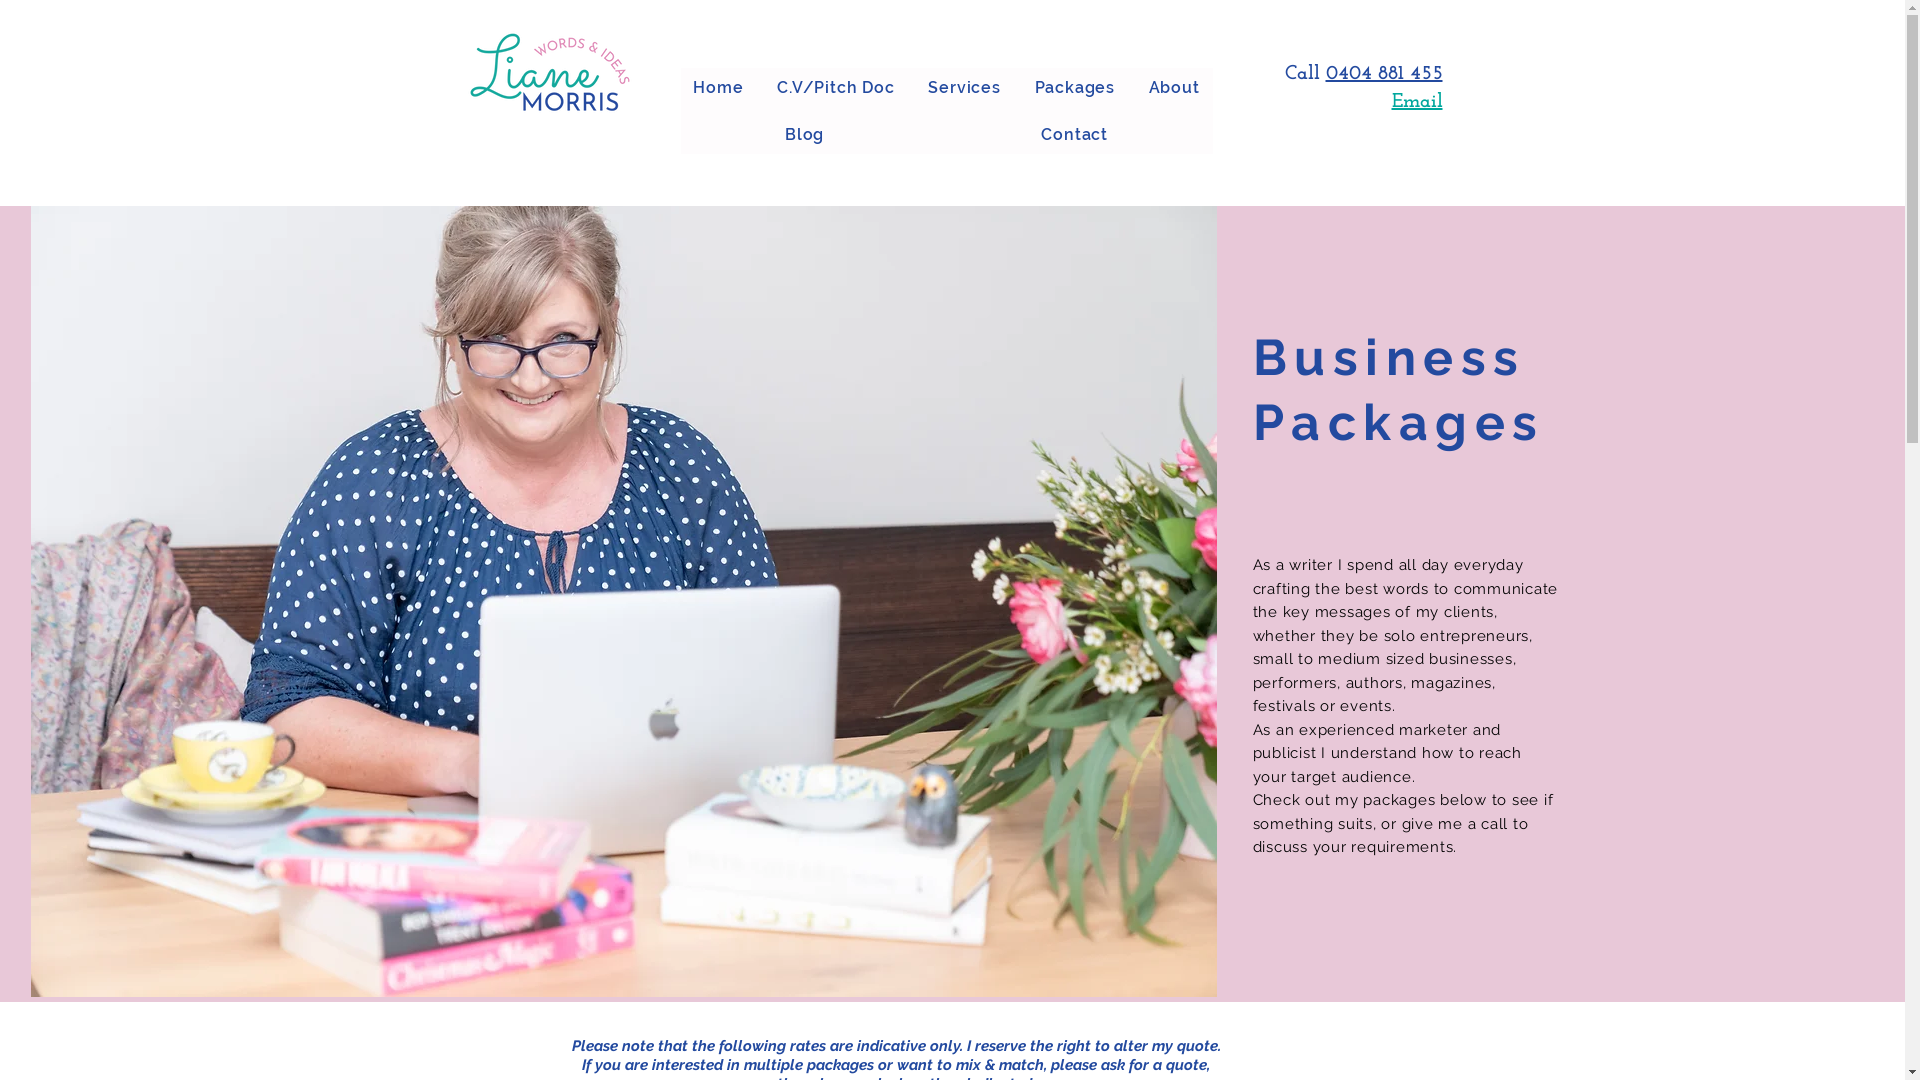 This screenshot has height=1080, width=1920. Describe the element at coordinates (1022, 86) in the screenshot. I see `'Packages'` at that location.